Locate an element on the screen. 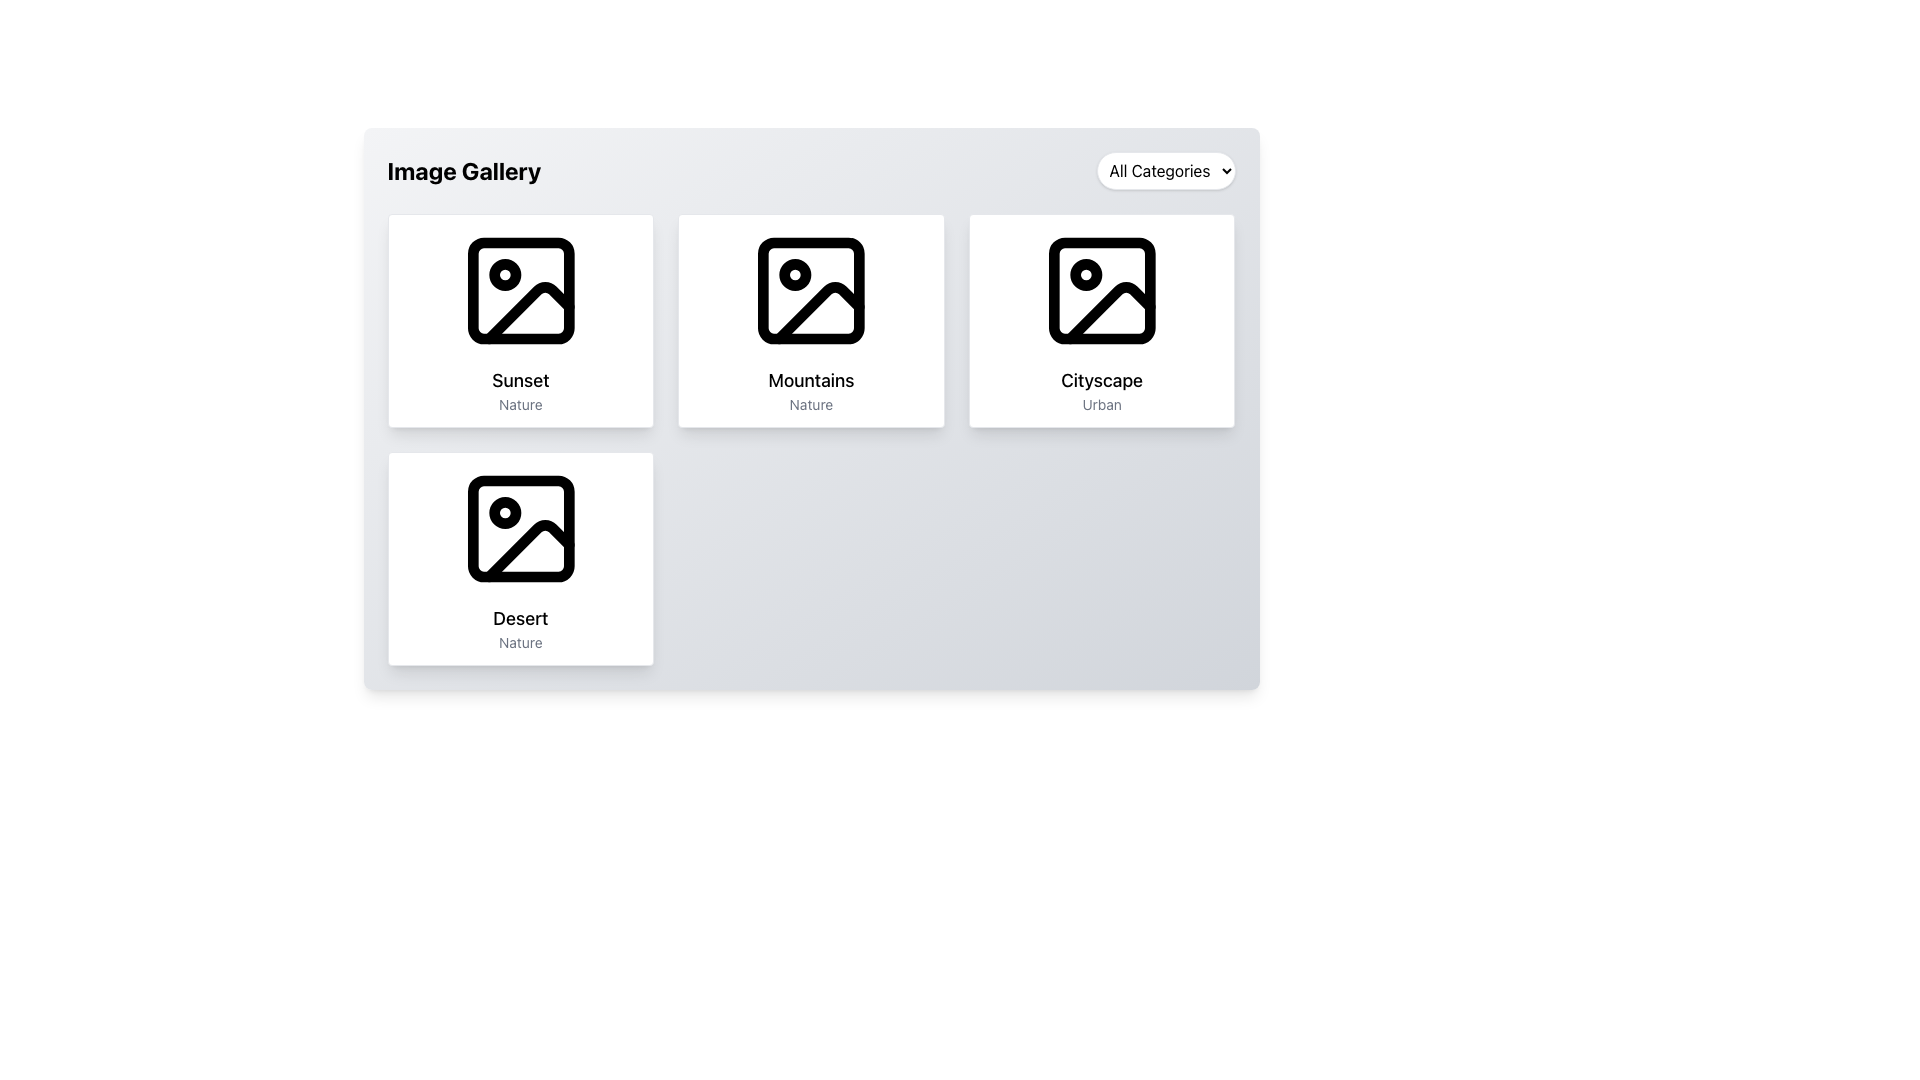 The width and height of the screenshot is (1920, 1080). the Static text label reading 'Urban' located within the 'Cityscape' card, positioned below the 'Cityscape' title text is located at coordinates (1101, 405).